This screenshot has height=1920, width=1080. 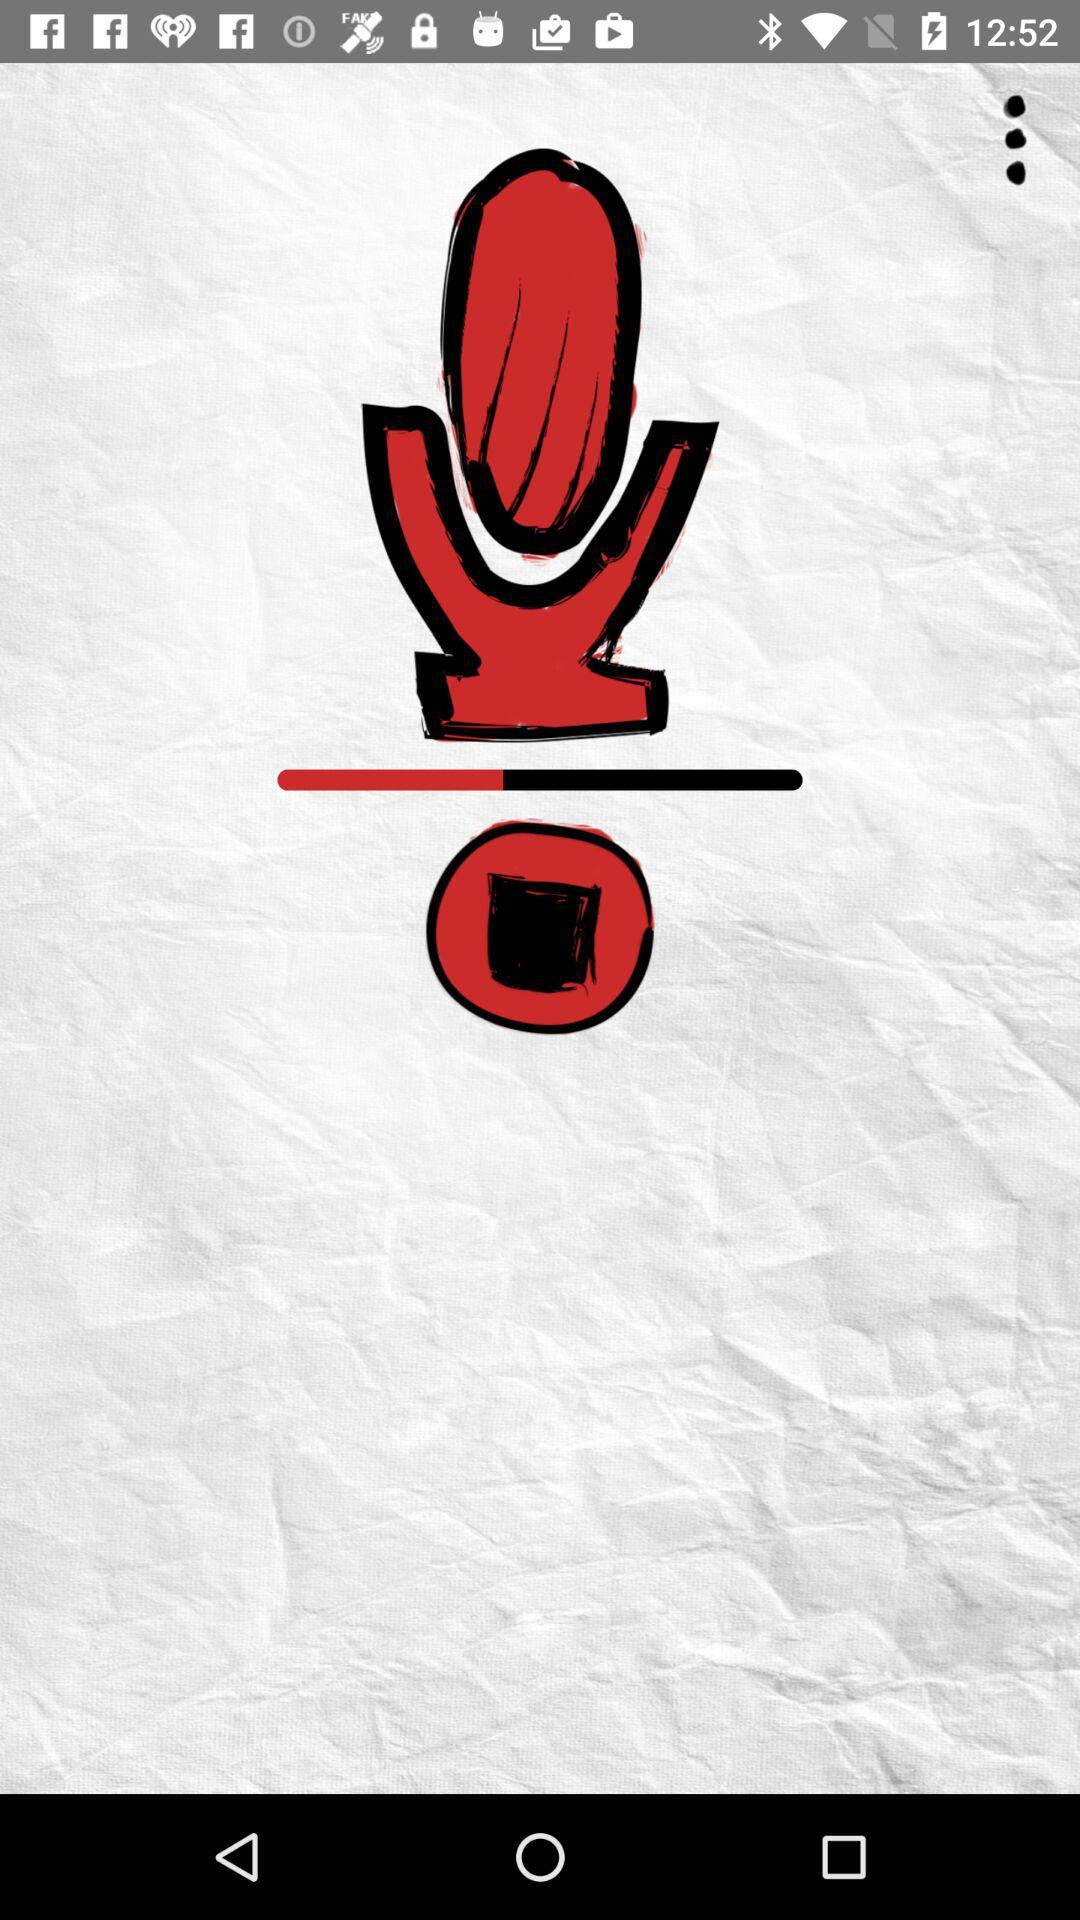 What do you see at coordinates (1015, 139) in the screenshot?
I see `settings` at bounding box center [1015, 139].